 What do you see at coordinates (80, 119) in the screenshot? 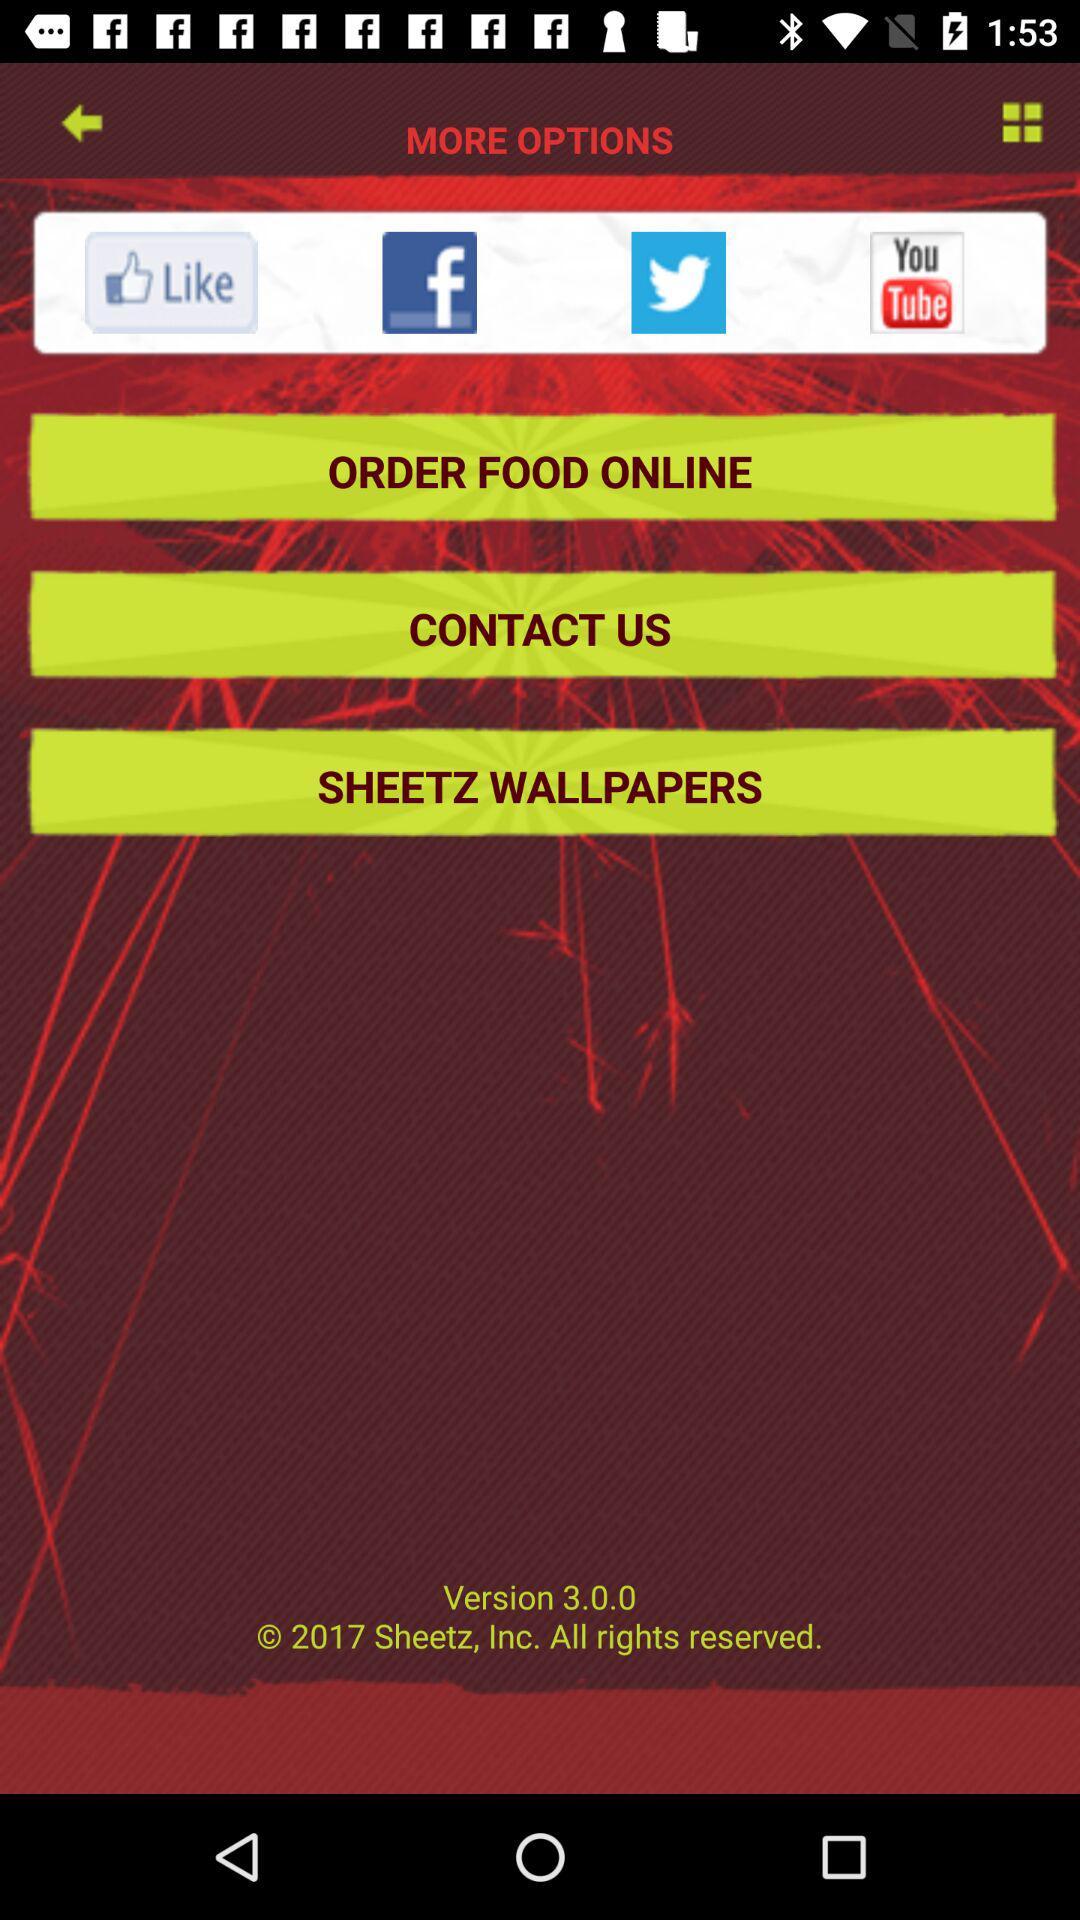
I see `go back` at bounding box center [80, 119].